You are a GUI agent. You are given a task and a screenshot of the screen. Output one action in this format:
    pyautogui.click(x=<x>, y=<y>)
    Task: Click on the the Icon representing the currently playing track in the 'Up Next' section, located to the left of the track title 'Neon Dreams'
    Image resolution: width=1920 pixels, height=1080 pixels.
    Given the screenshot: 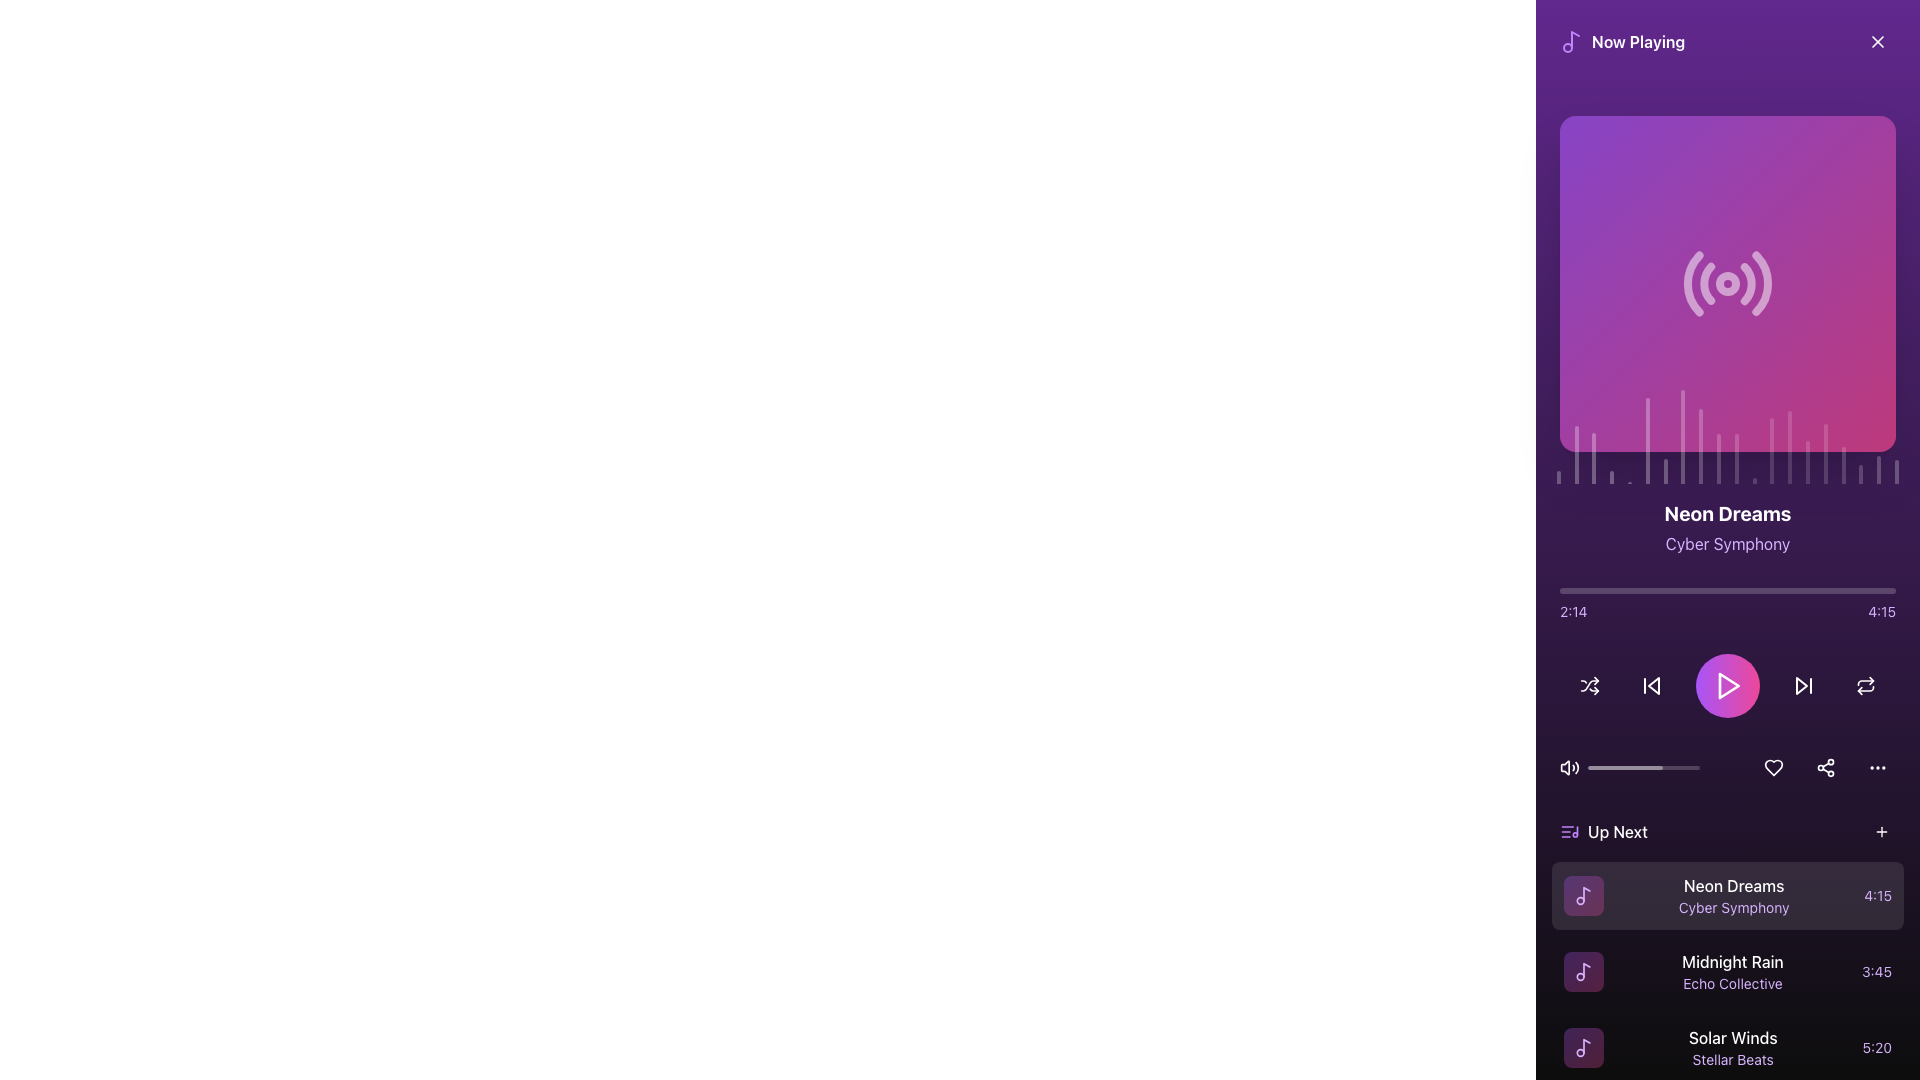 What is the action you would take?
    pyautogui.click(x=1583, y=894)
    